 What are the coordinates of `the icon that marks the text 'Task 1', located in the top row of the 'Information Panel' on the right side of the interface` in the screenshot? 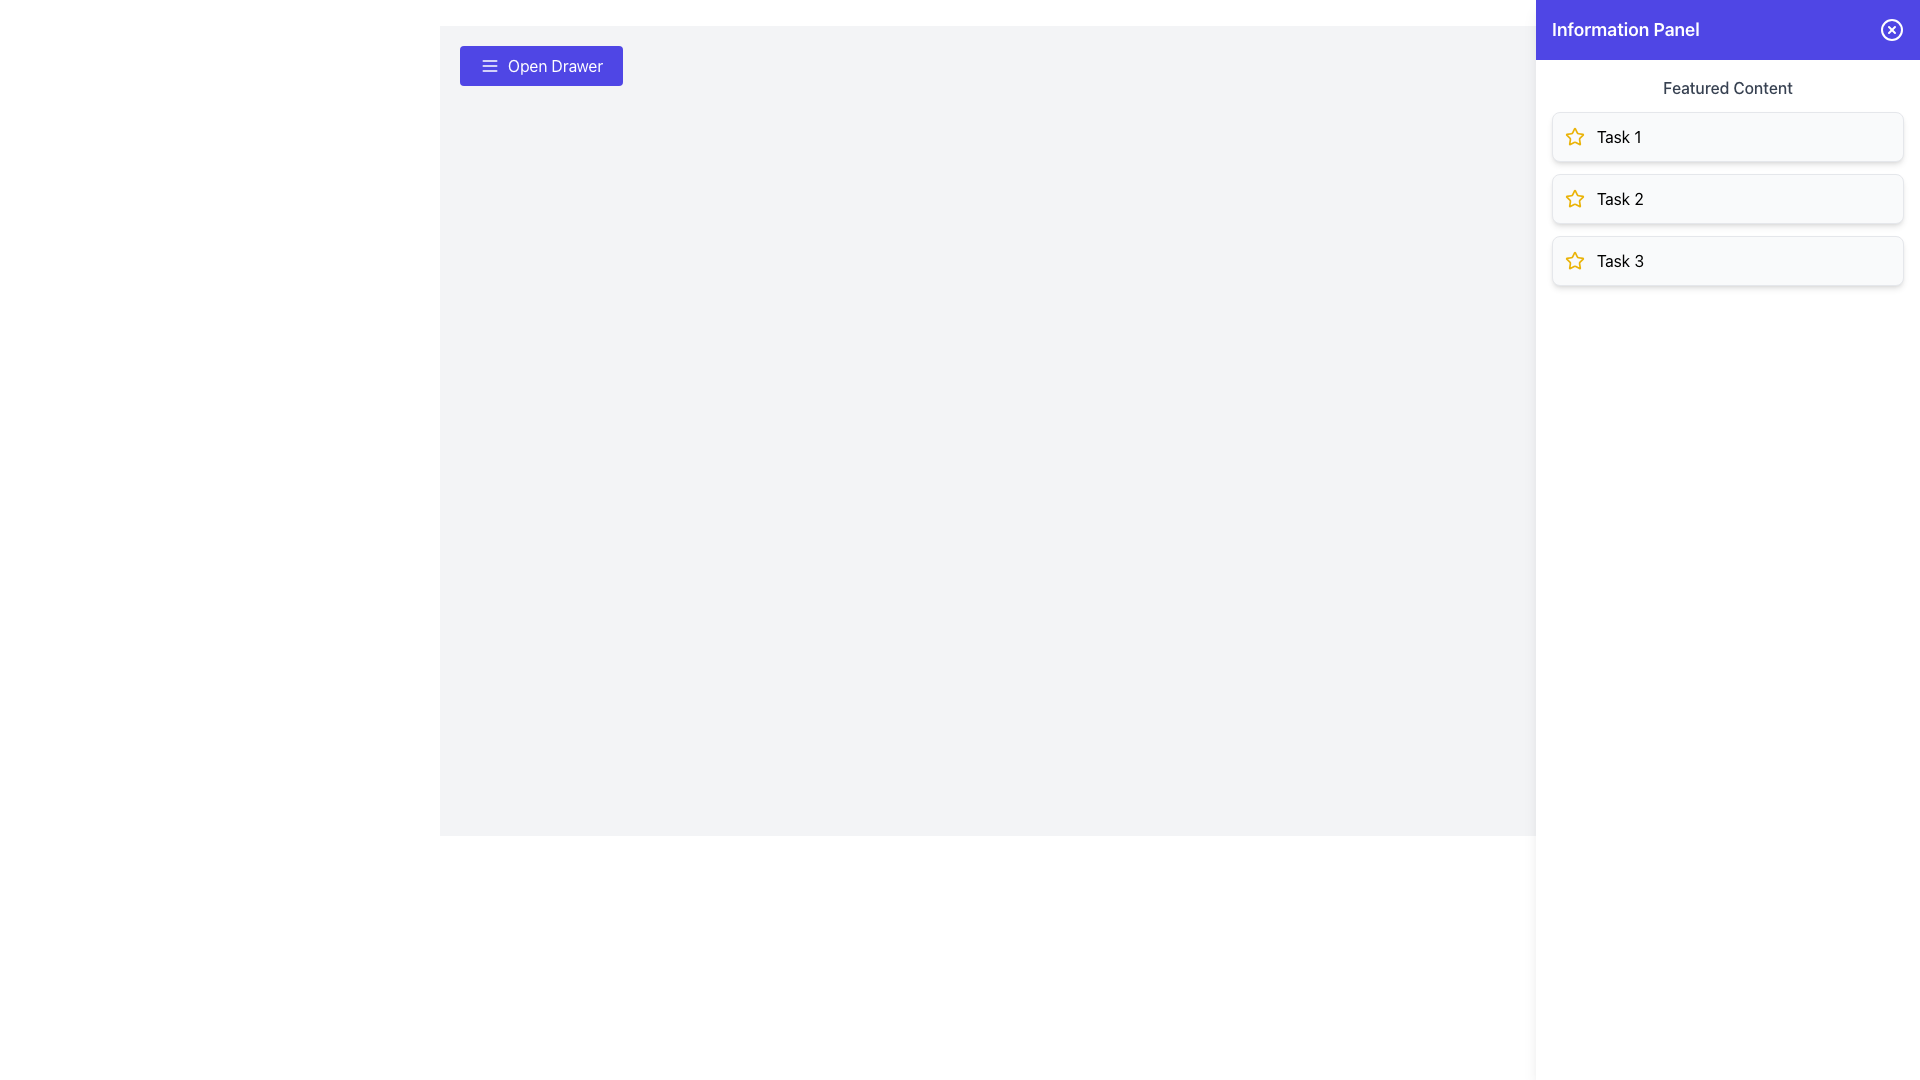 It's located at (1573, 136).